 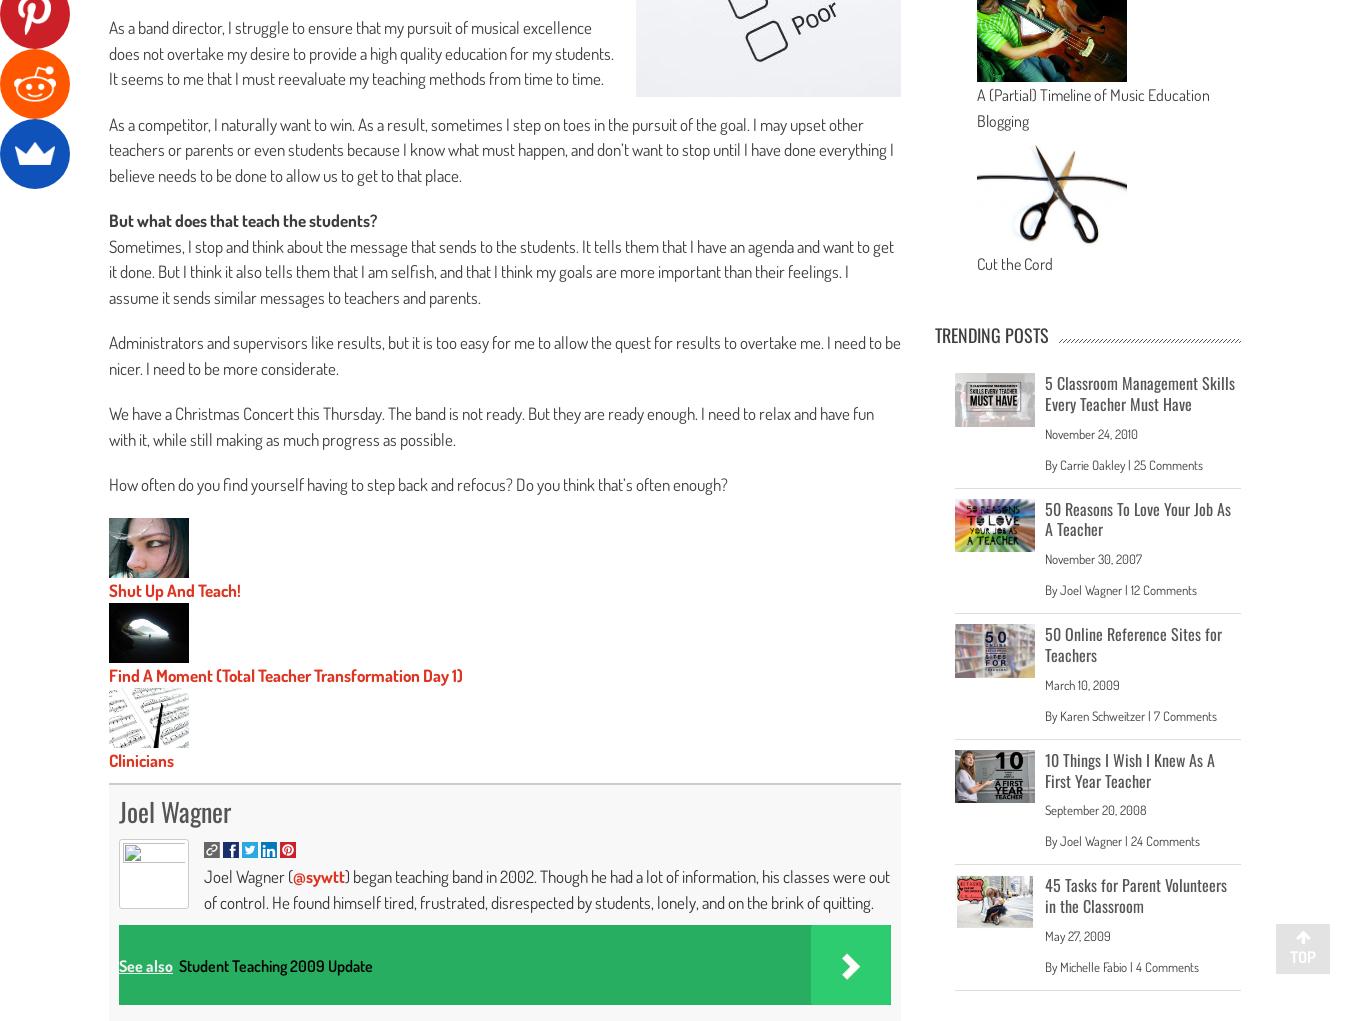 What do you see at coordinates (174, 588) in the screenshot?
I see `'Shut Up And Teach!'` at bounding box center [174, 588].